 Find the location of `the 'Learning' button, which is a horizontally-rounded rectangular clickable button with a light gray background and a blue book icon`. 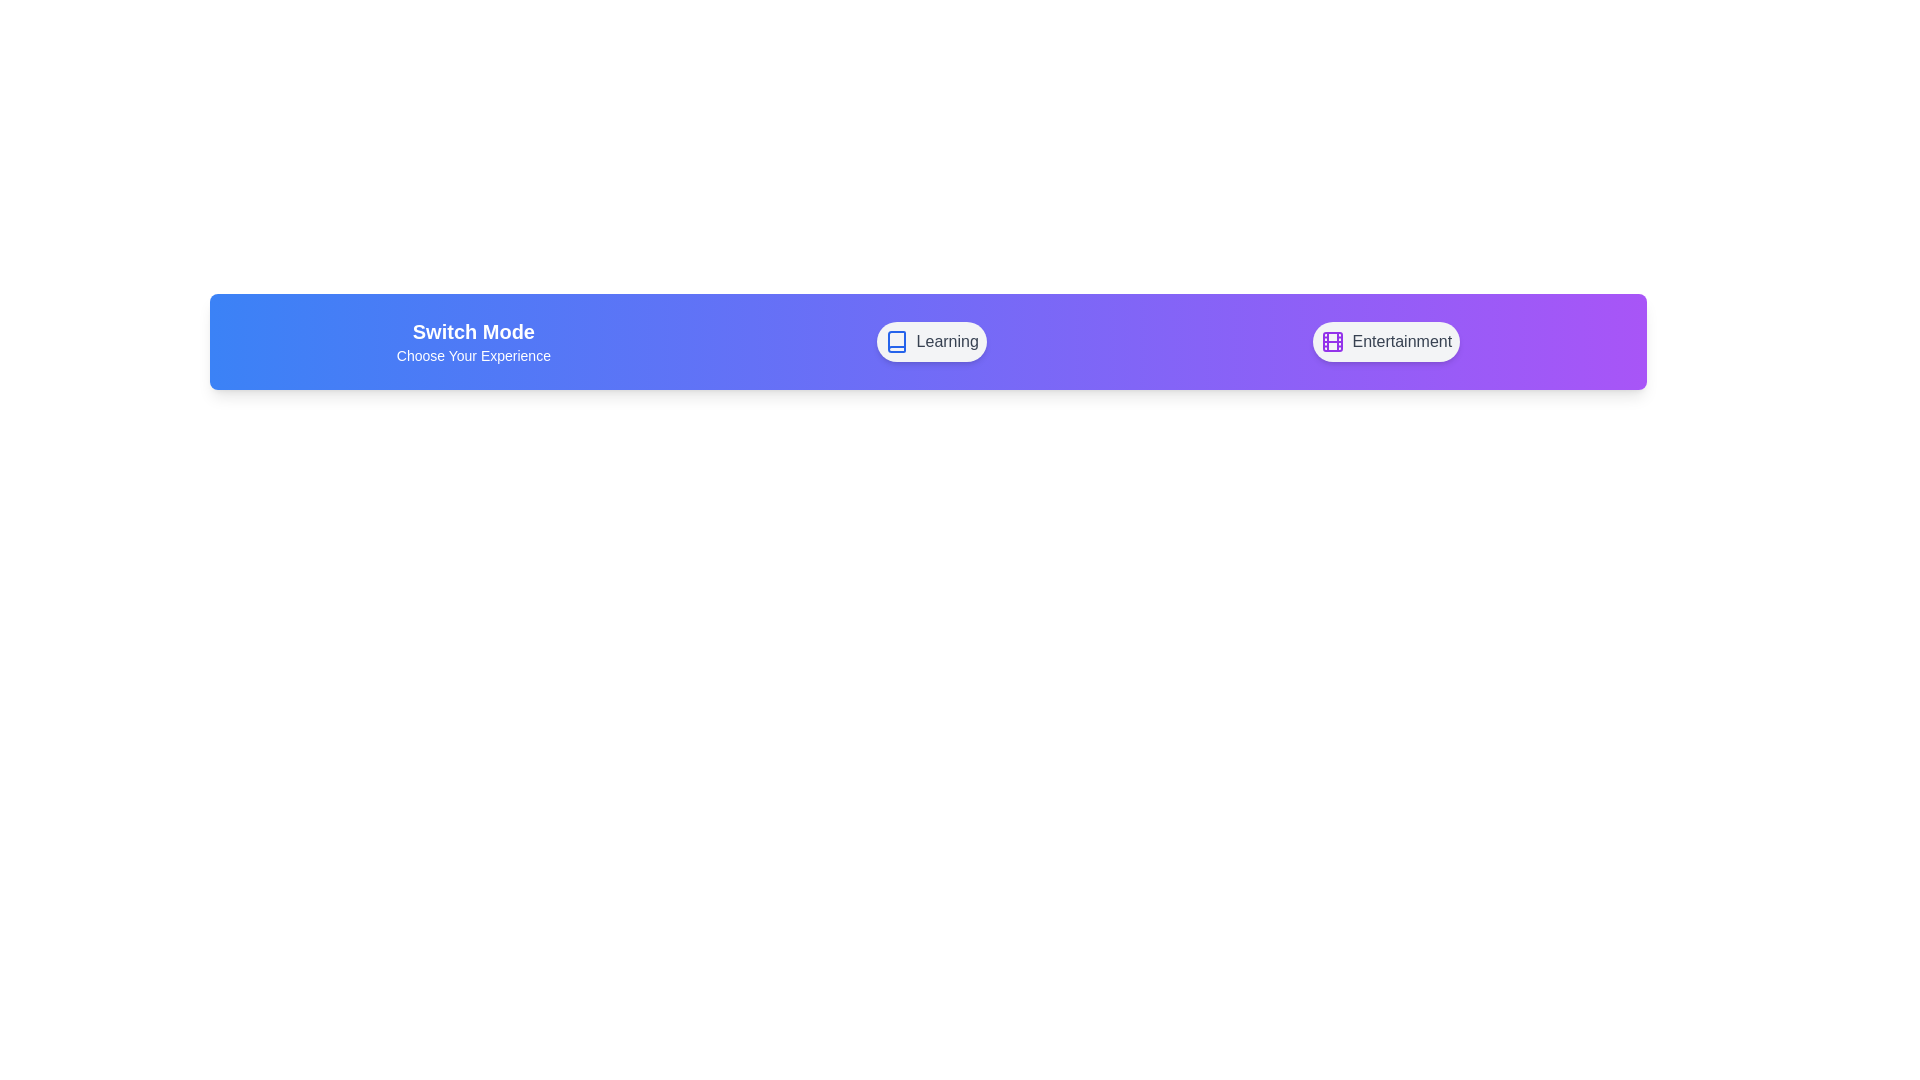

the 'Learning' button, which is a horizontally-rounded rectangular clickable button with a light gray background and a blue book icon is located at coordinates (930, 341).